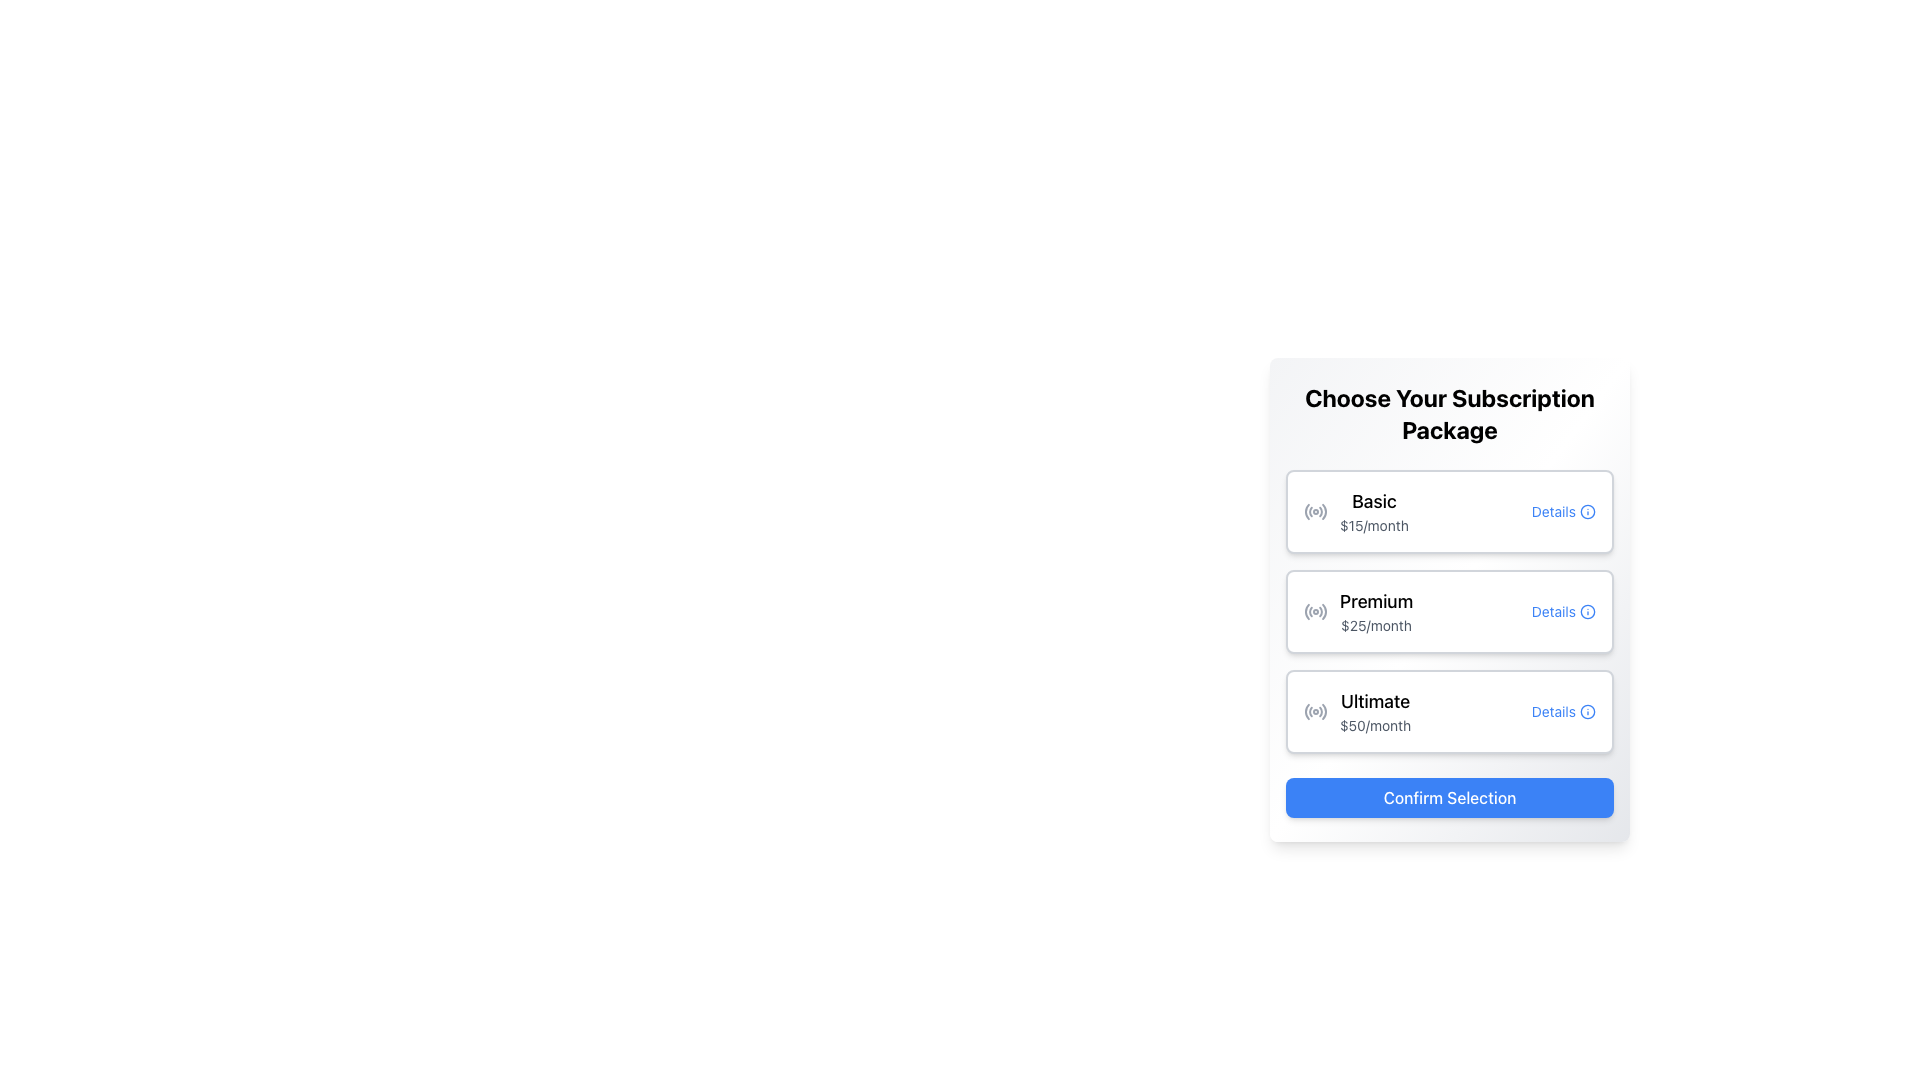 Image resolution: width=1920 pixels, height=1080 pixels. Describe the element at coordinates (1374, 725) in the screenshot. I see `the text label displaying '$50/month' that is located beneath the title 'Ultimate' in the subscription card for the 'Ultimate' plan` at that location.